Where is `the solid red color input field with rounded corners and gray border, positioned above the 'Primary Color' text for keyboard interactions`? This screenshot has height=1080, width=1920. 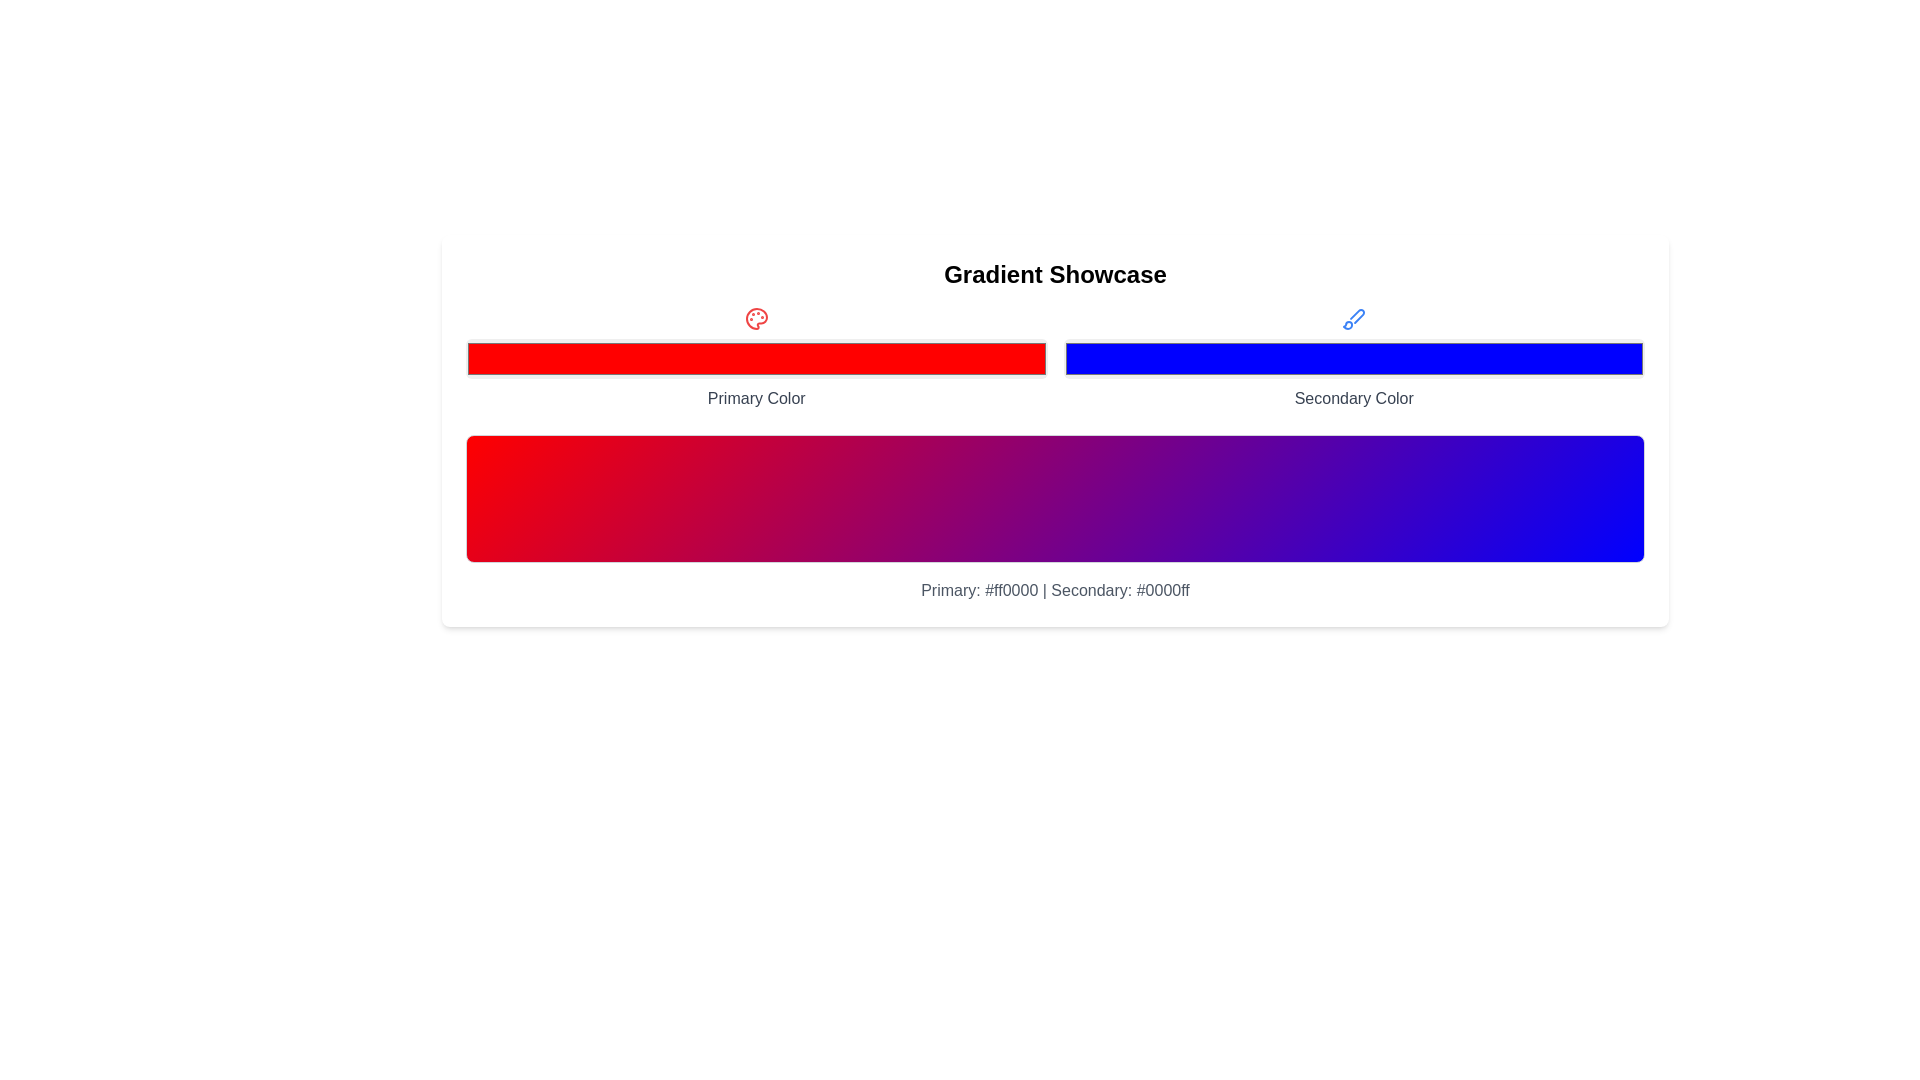
the solid red color input field with rounded corners and gray border, positioned above the 'Primary Color' text for keyboard interactions is located at coordinates (755, 357).